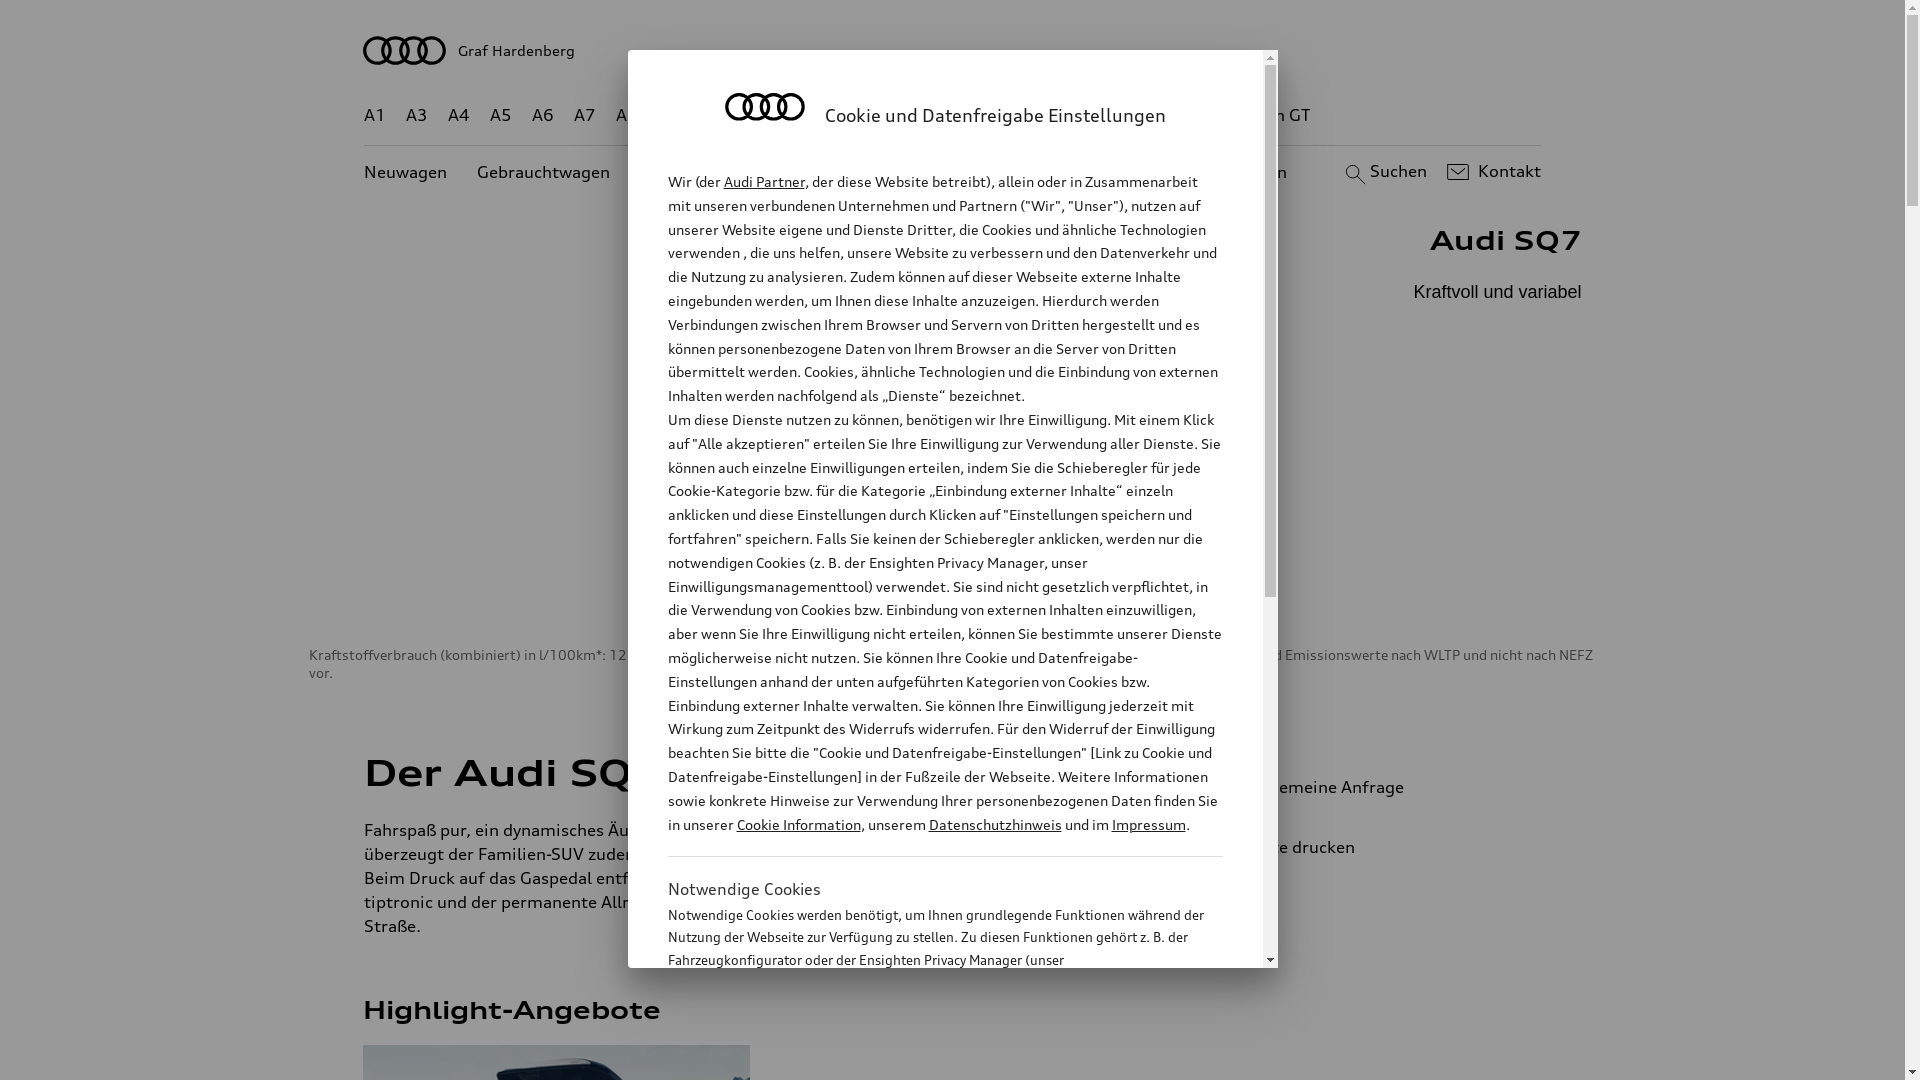  I want to click on 'Suchen', so click(1382, 171).